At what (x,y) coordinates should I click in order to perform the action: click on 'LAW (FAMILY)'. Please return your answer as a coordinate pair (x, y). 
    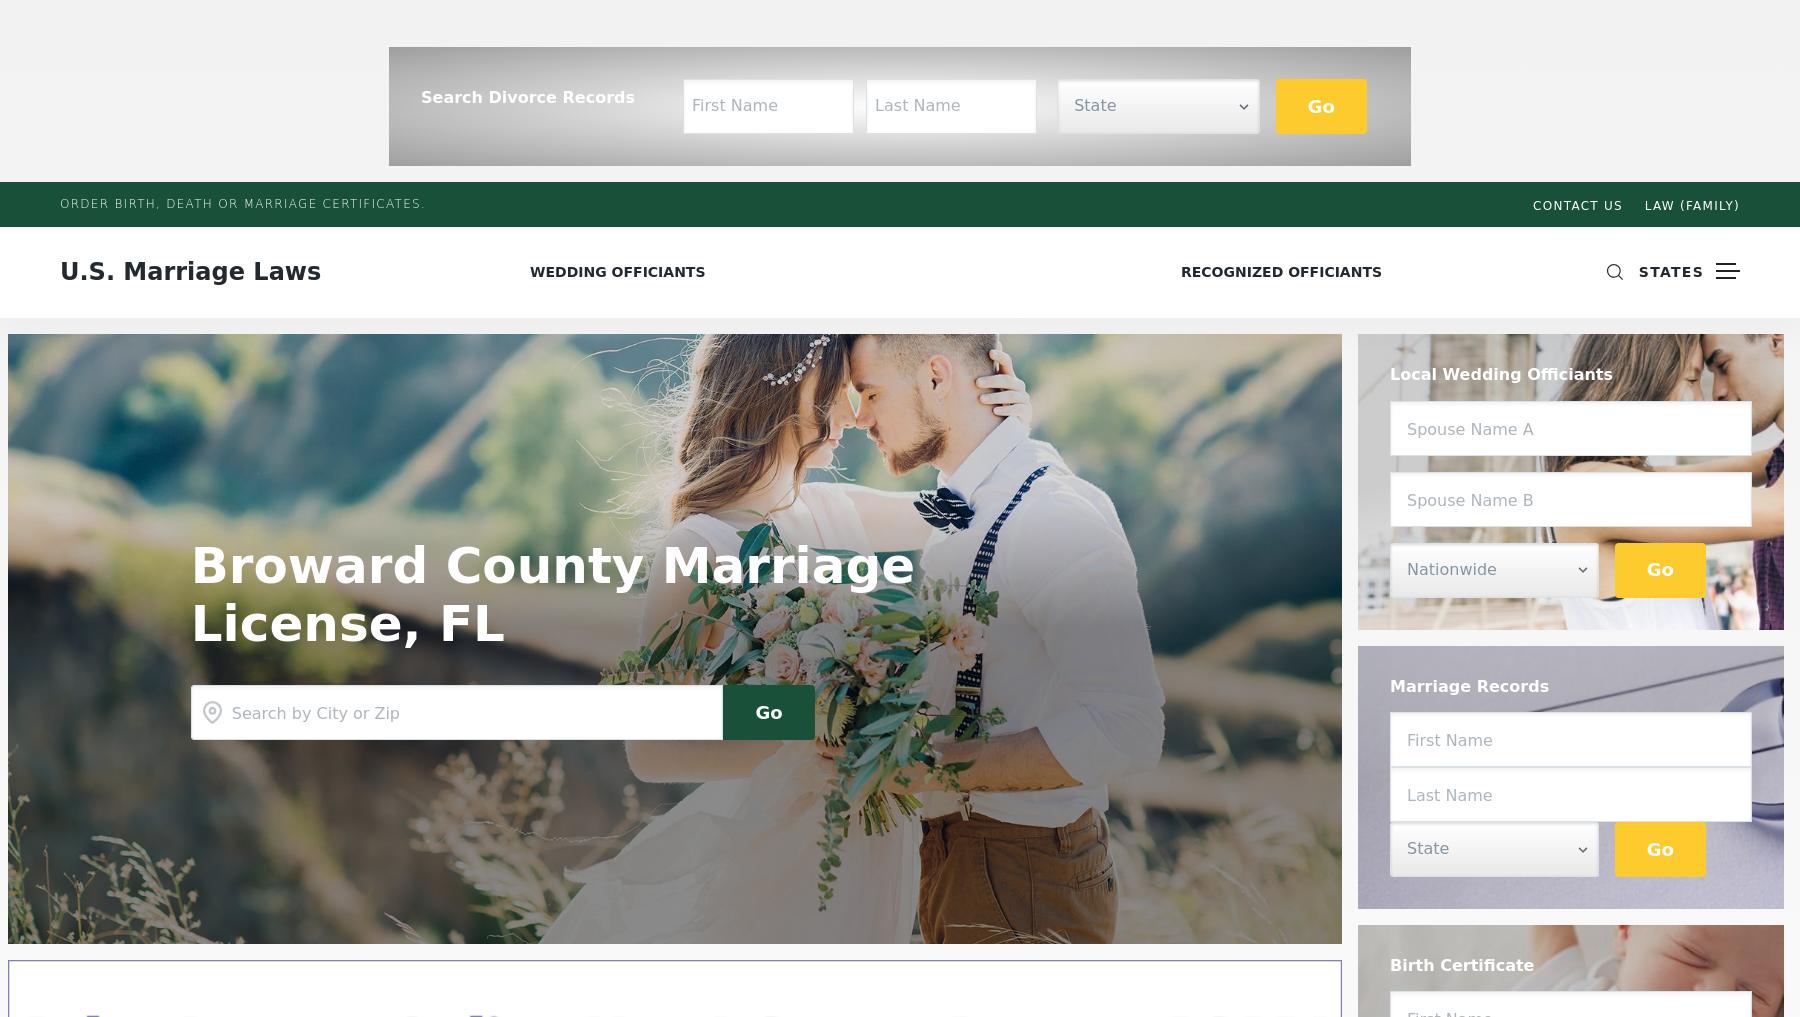
    Looking at the image, I should click on (1692, 206).